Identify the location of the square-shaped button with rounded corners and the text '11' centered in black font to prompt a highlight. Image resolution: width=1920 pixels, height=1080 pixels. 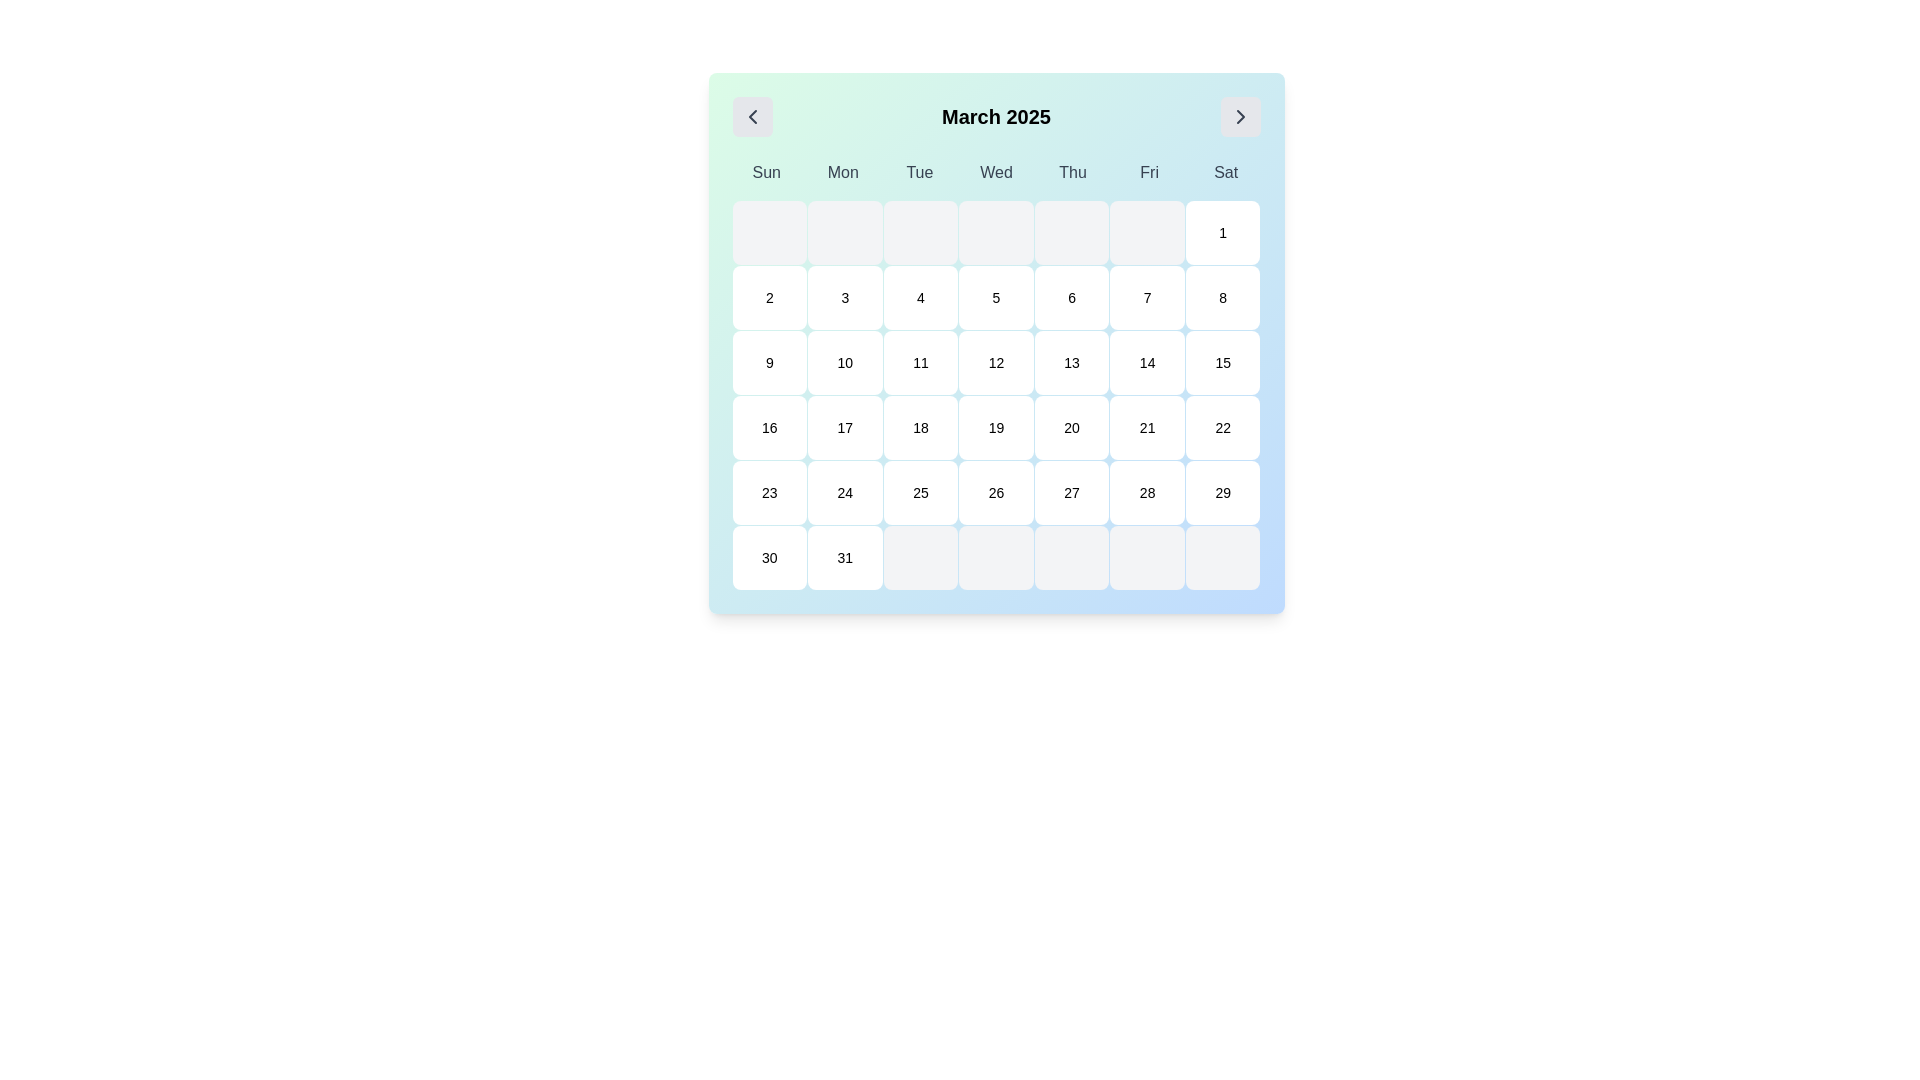
(919, 362).